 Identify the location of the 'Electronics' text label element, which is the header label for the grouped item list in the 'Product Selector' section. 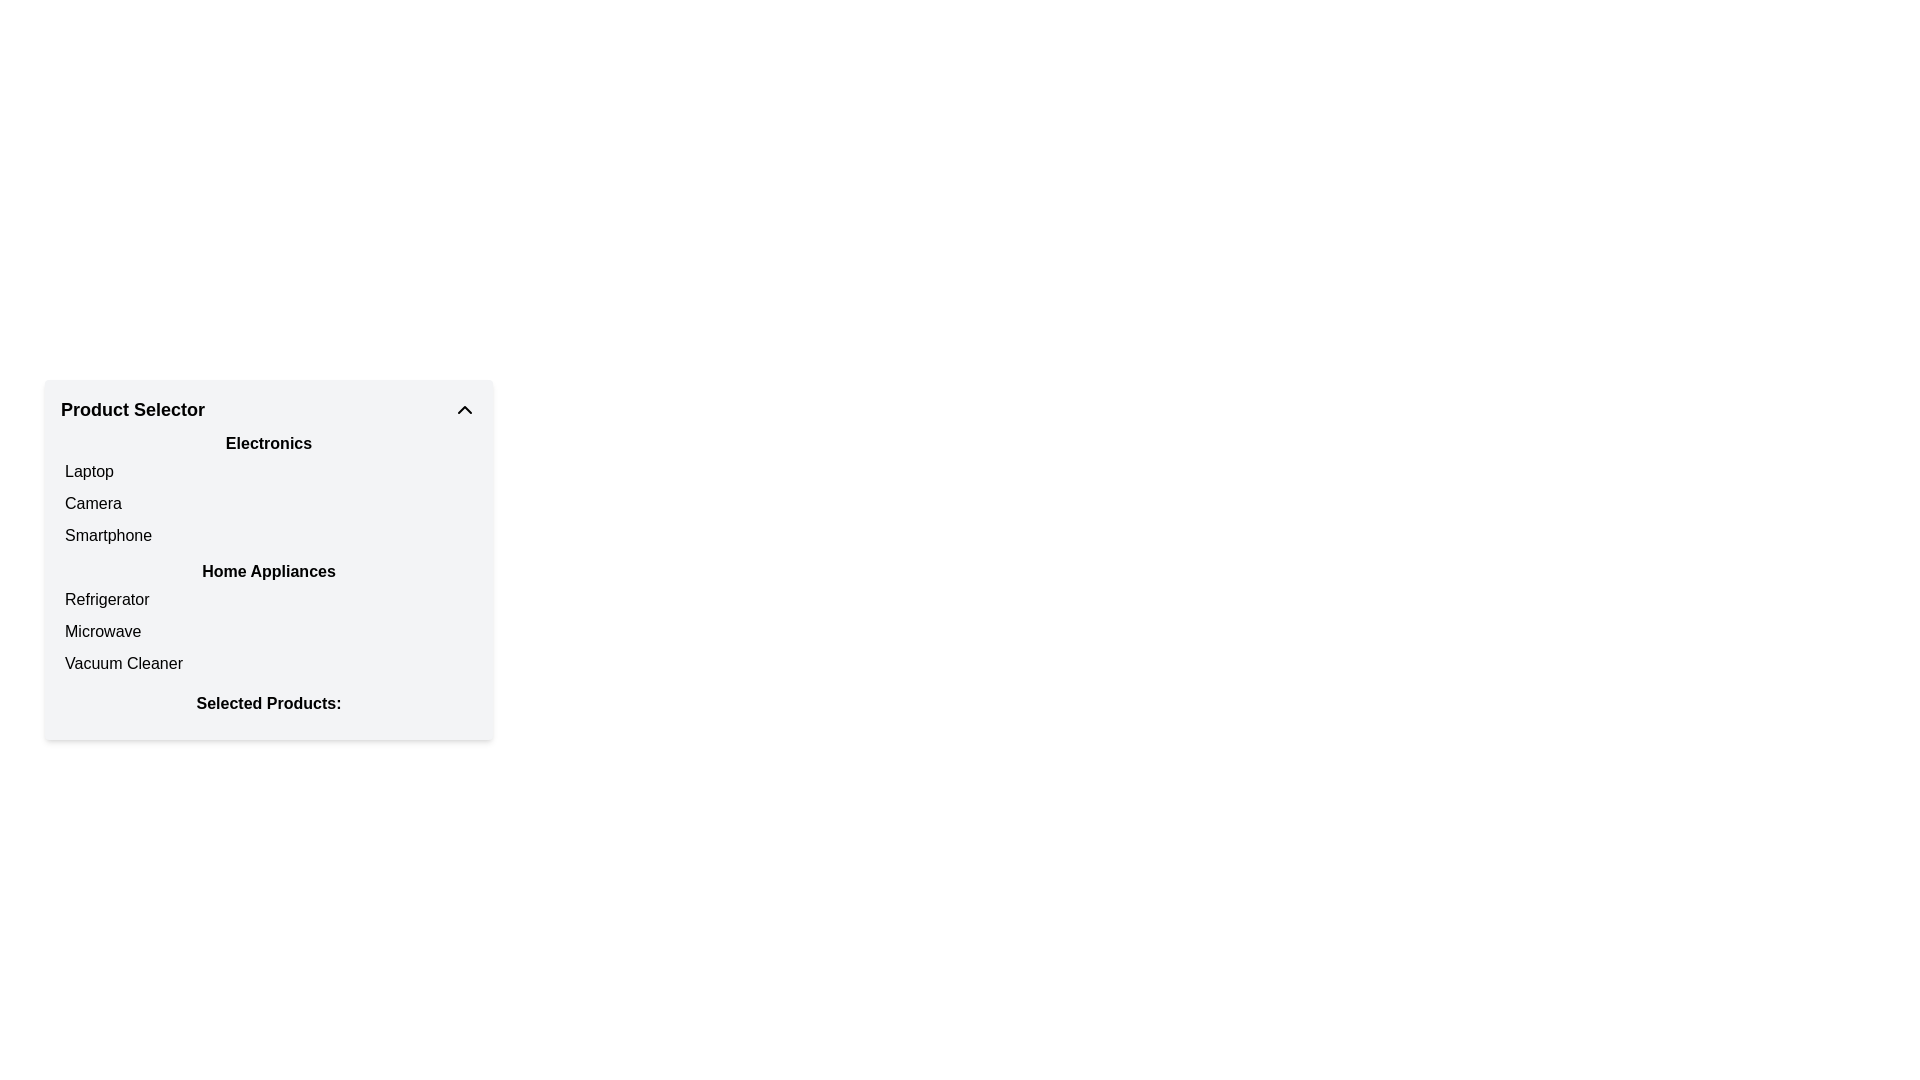
(267, 442).